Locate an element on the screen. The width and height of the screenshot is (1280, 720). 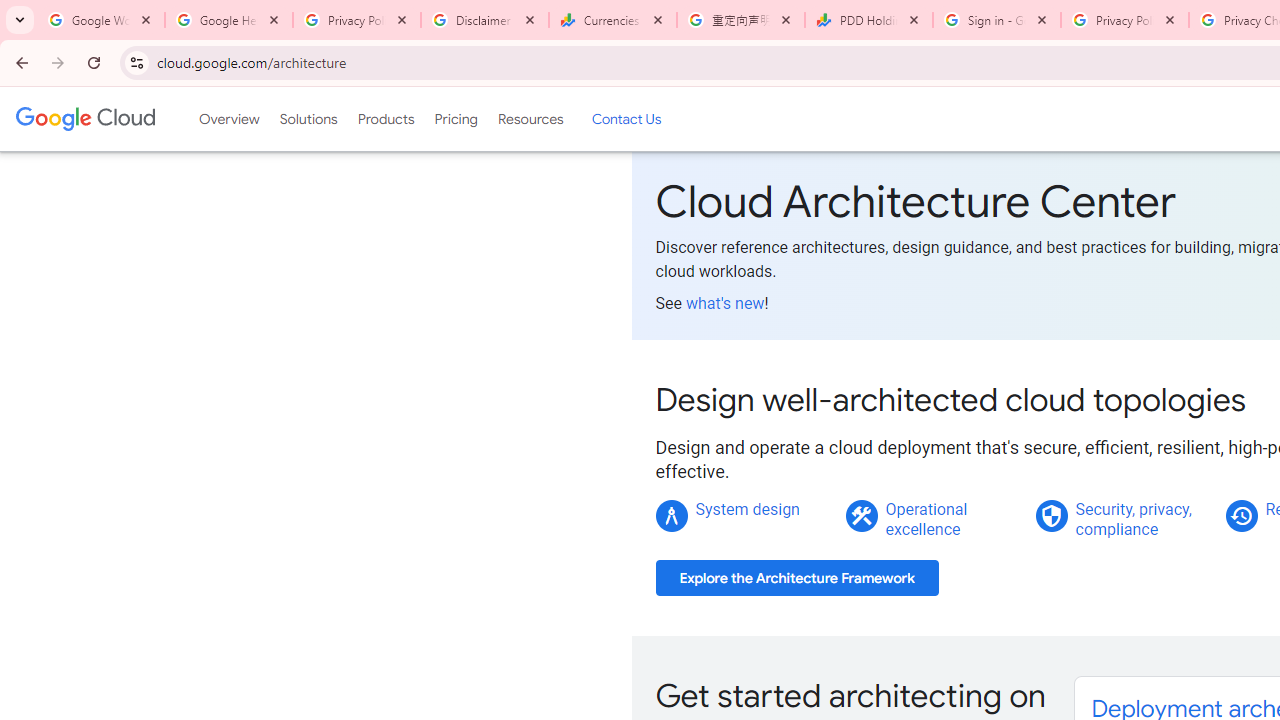
'Resources' is located at coordinates (530, 119).